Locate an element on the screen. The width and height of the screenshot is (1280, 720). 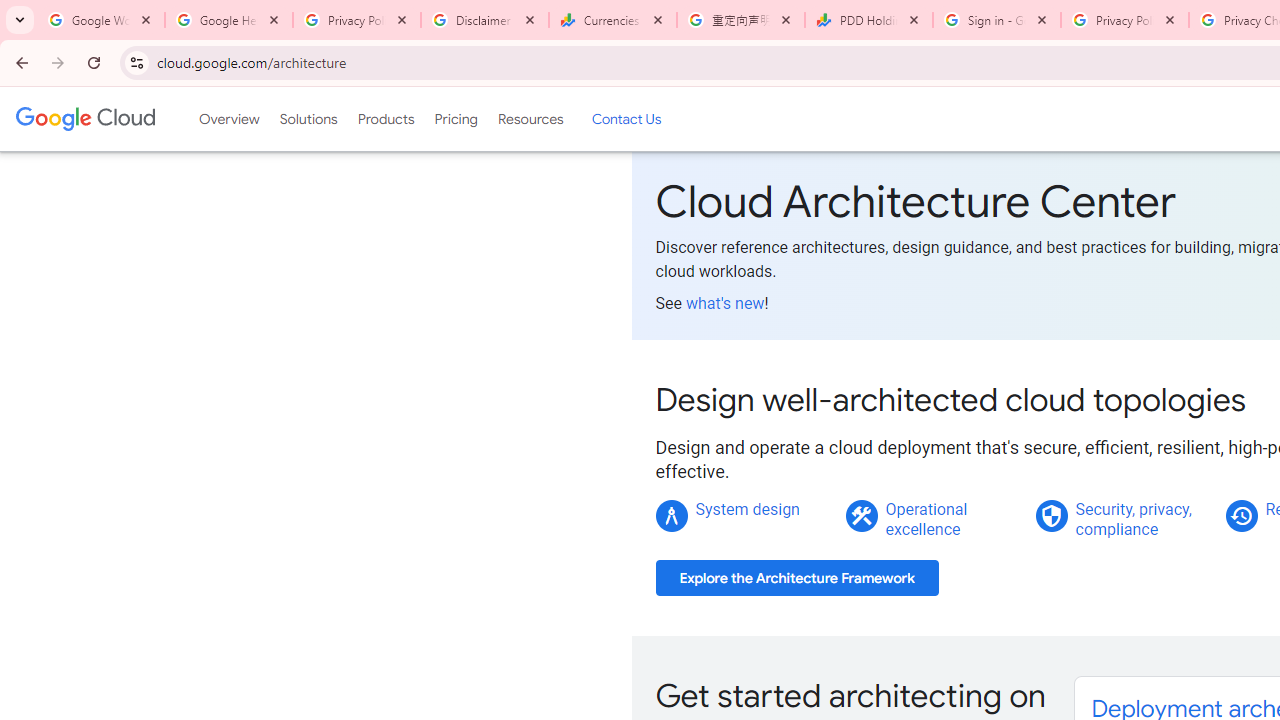
'Resources' is located at coordinates (530, 119).